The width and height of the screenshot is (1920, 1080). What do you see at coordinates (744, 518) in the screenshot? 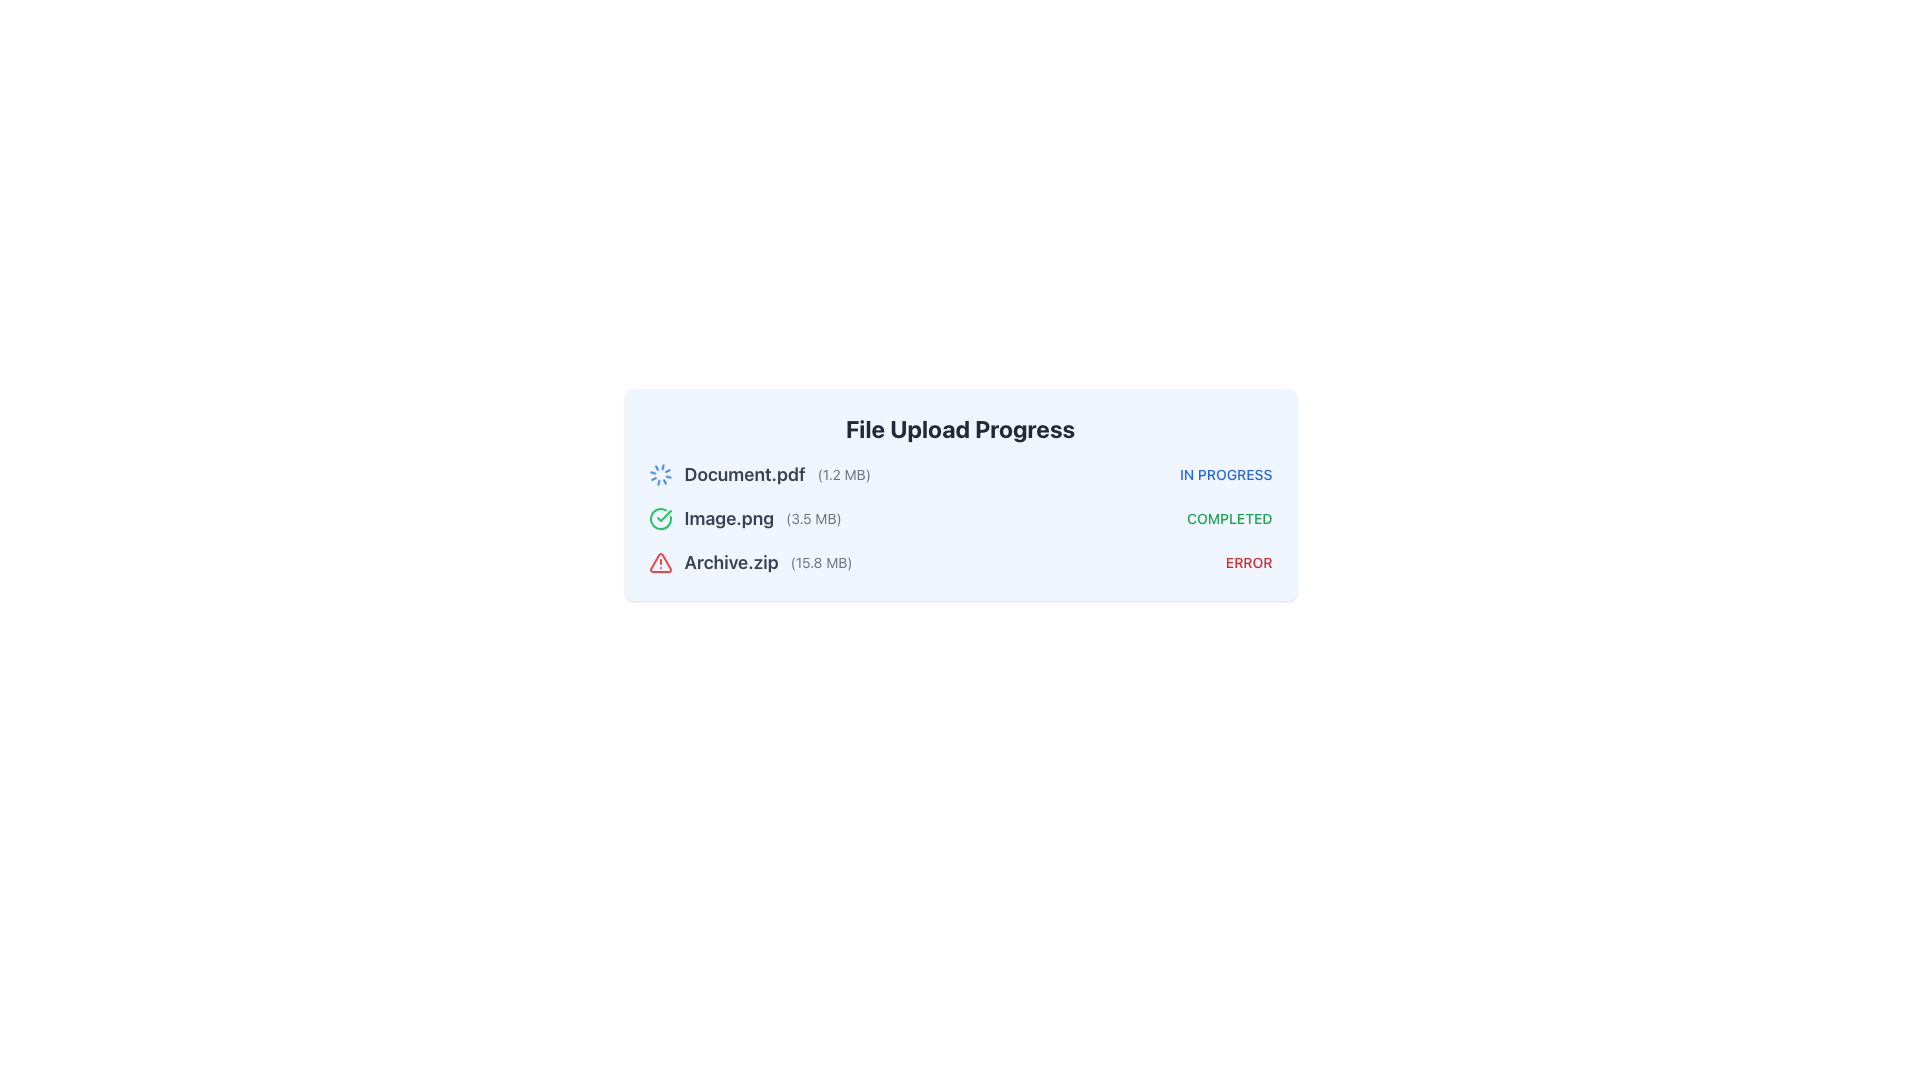
I see `displayed file name ('Image.png') and its size ('3.5 MB') from the second entry in the File Upload Progress section, which has a green checkmark icon indicating completion` at bounding box center [744, 518].